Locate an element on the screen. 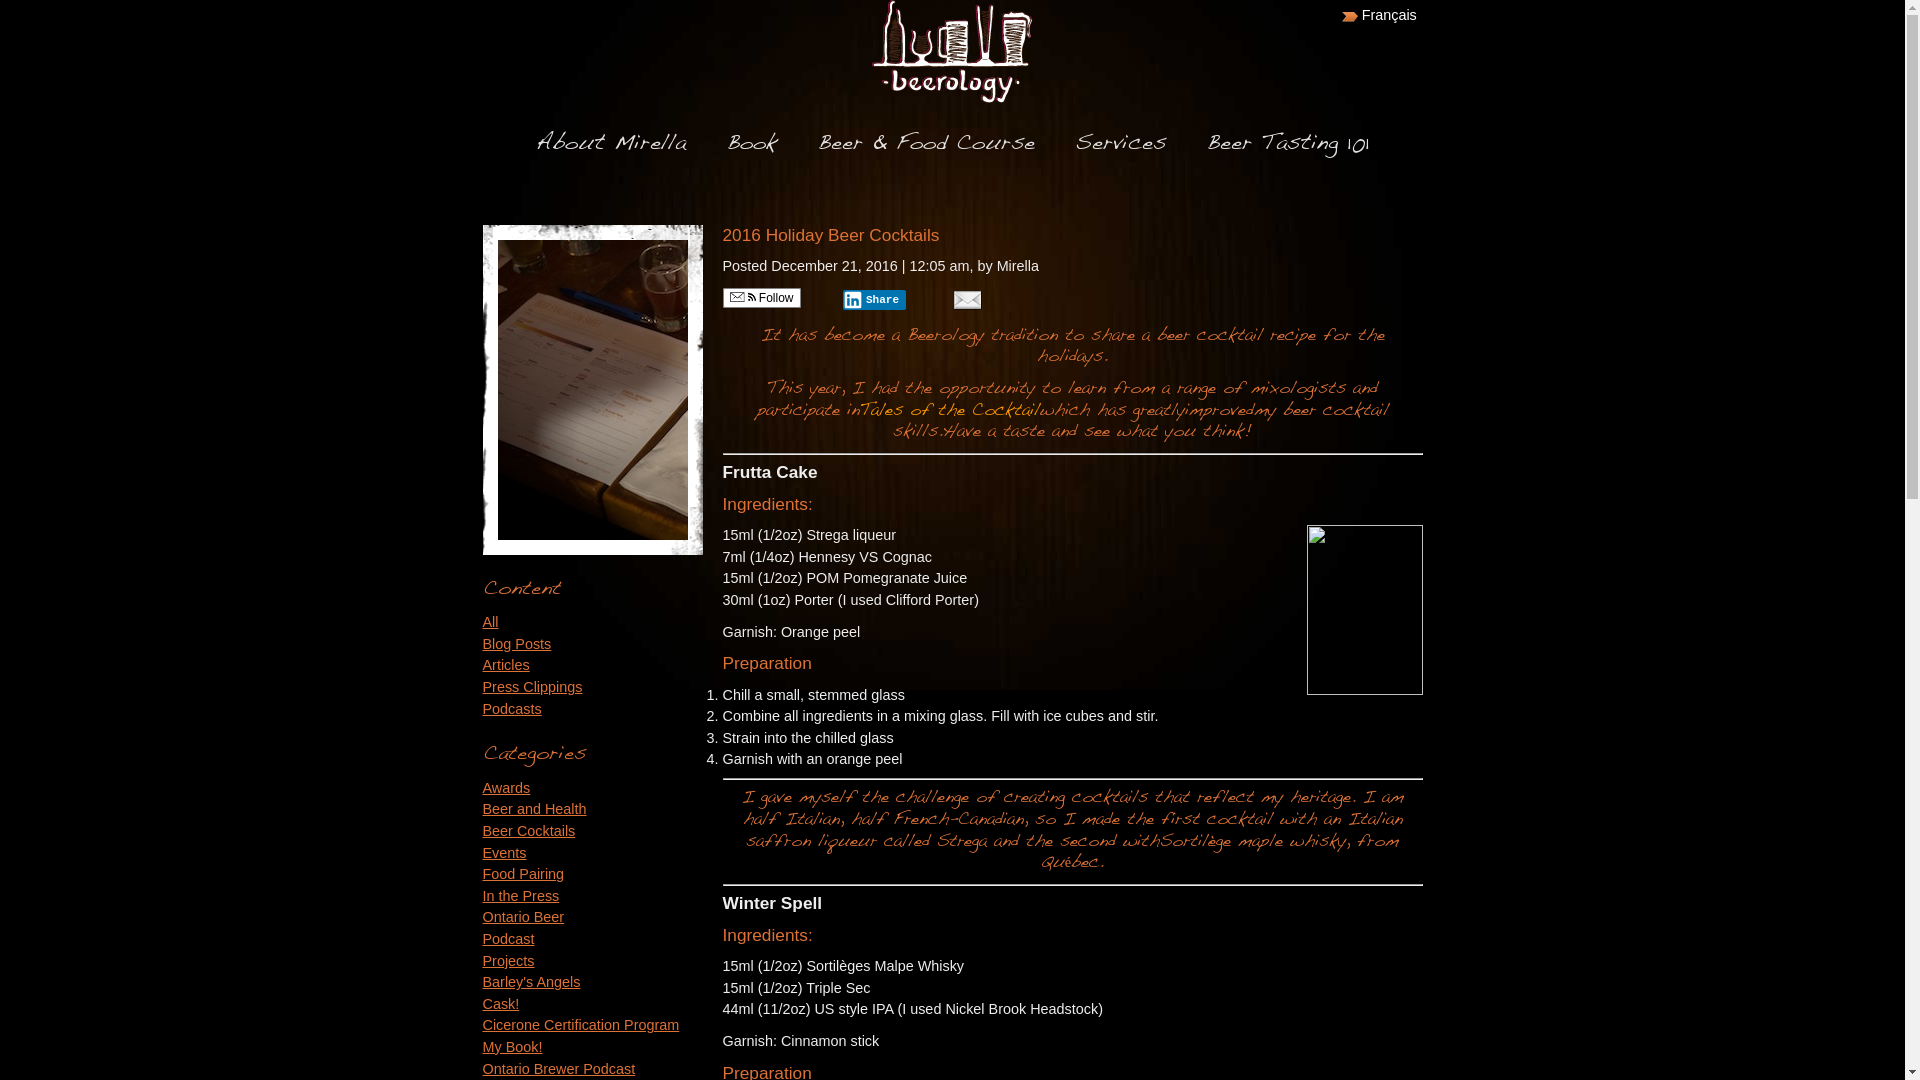  'My Book!' is located at coordinates (512, 1045).